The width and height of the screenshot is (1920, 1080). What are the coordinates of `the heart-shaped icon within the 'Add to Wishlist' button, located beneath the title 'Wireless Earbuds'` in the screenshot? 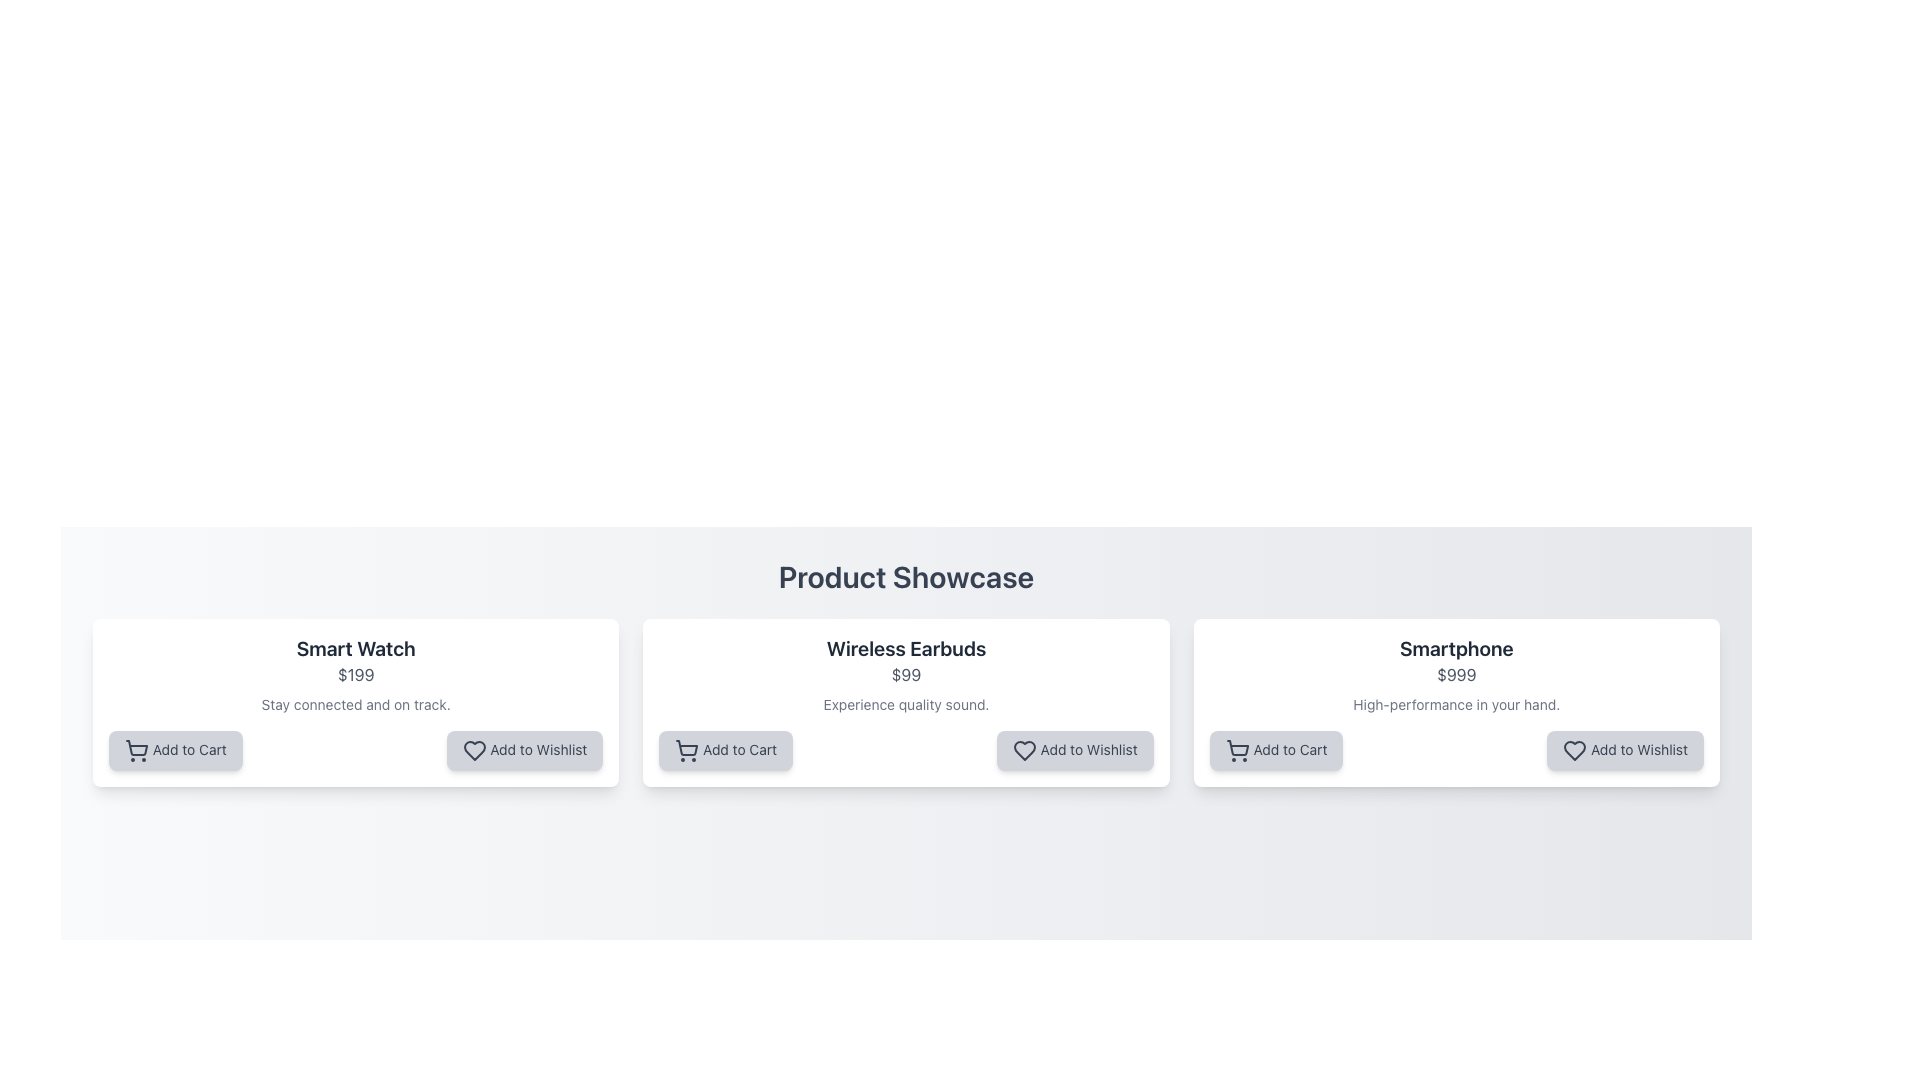 It's located at (1024, 751).